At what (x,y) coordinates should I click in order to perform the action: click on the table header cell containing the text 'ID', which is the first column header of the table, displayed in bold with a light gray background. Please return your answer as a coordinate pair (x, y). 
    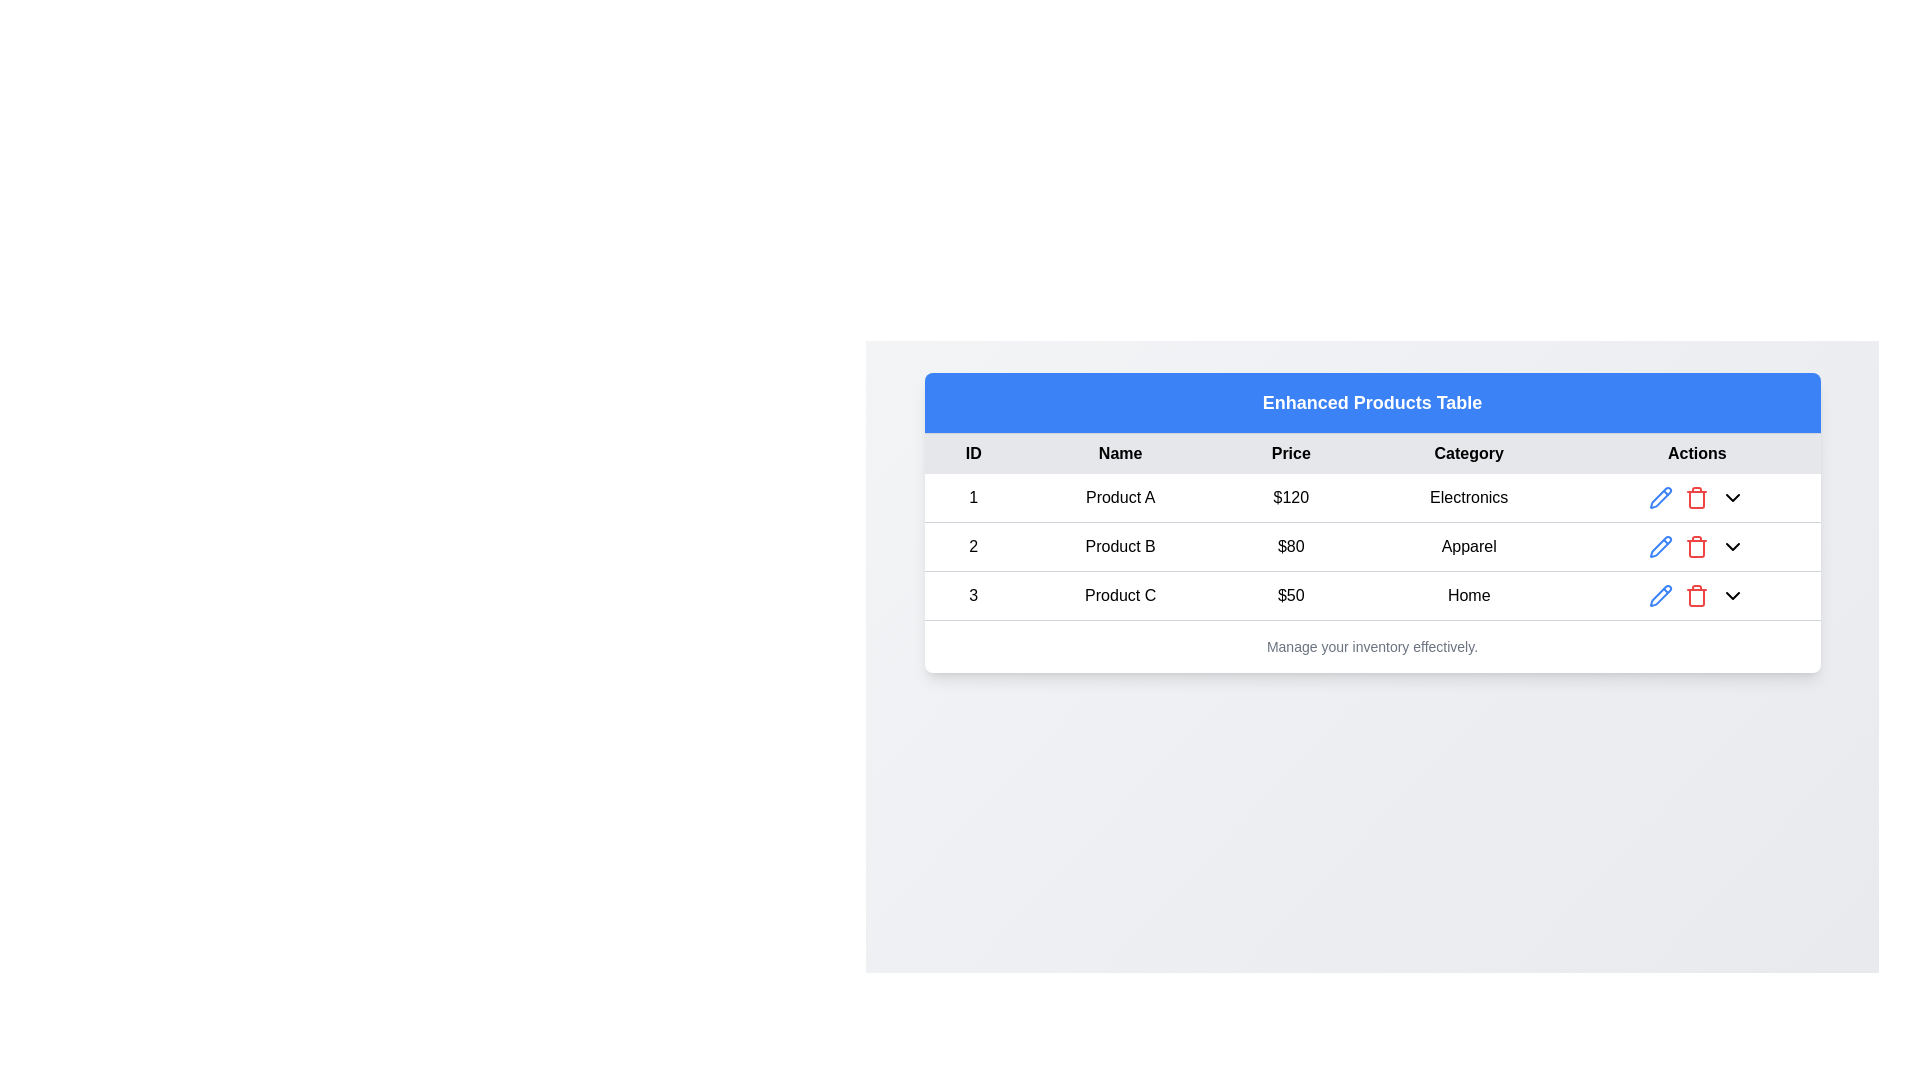
    Looking at the image, I should click on (973, 453).